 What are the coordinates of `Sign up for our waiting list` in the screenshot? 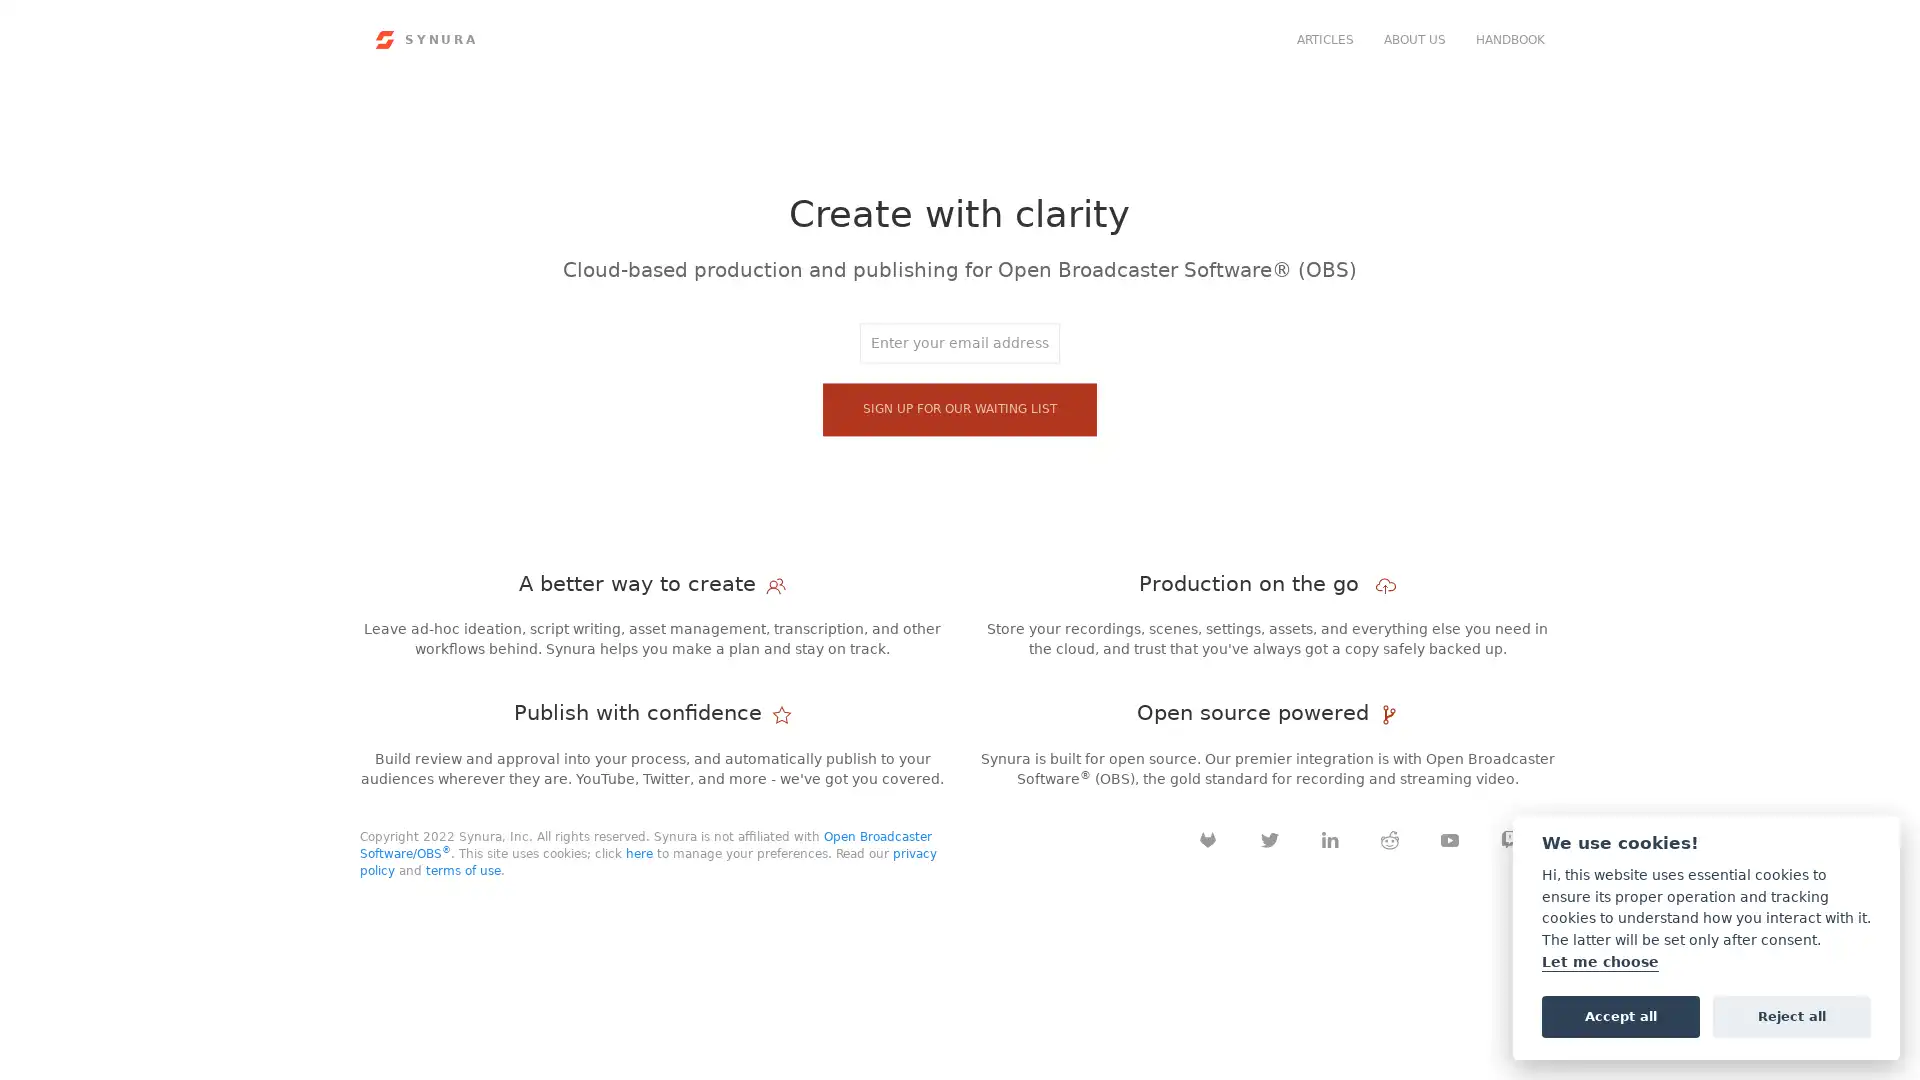 It's located at (958, 408).